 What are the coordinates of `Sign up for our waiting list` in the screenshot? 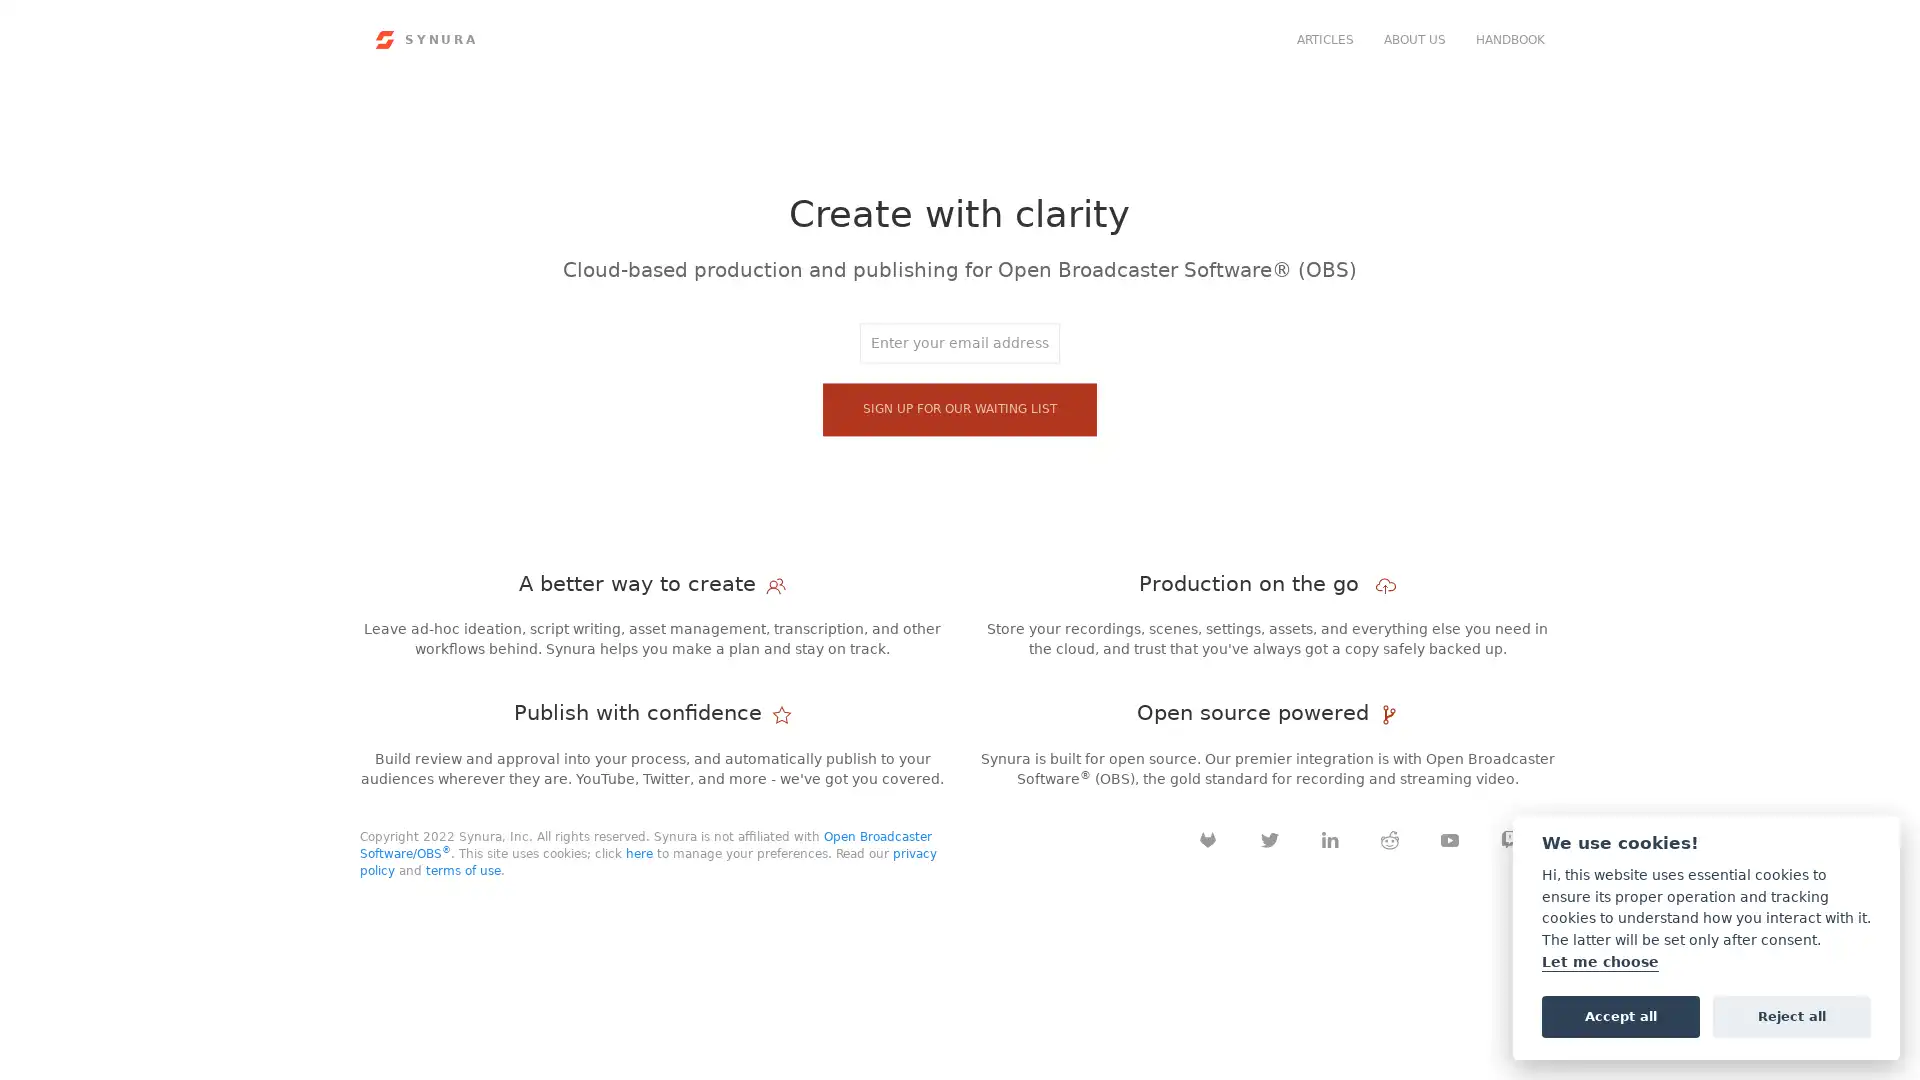 It's located at (958, 408).